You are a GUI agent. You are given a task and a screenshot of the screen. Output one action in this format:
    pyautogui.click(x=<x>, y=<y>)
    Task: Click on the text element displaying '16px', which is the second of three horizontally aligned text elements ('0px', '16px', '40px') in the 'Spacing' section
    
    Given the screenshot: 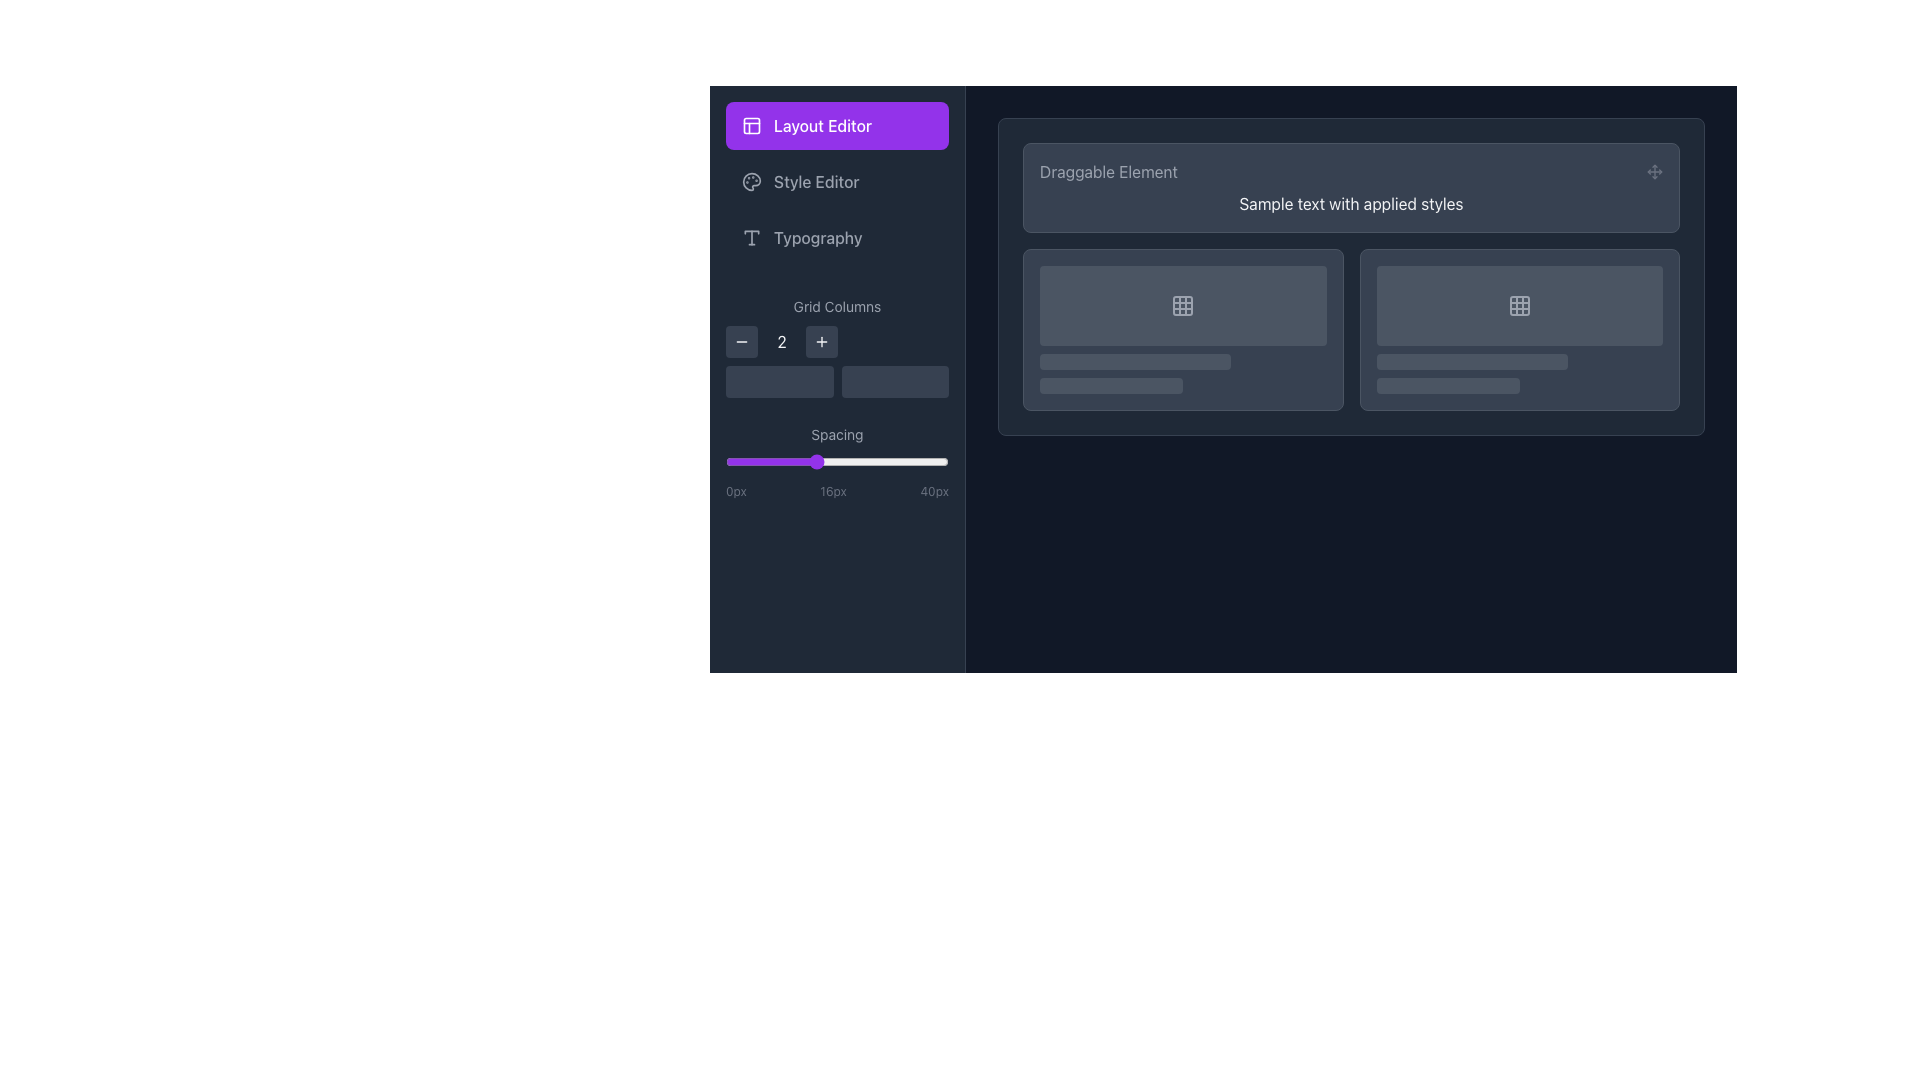 What is the action you would take?
    pyautogui.click(x=833, y=492)
    